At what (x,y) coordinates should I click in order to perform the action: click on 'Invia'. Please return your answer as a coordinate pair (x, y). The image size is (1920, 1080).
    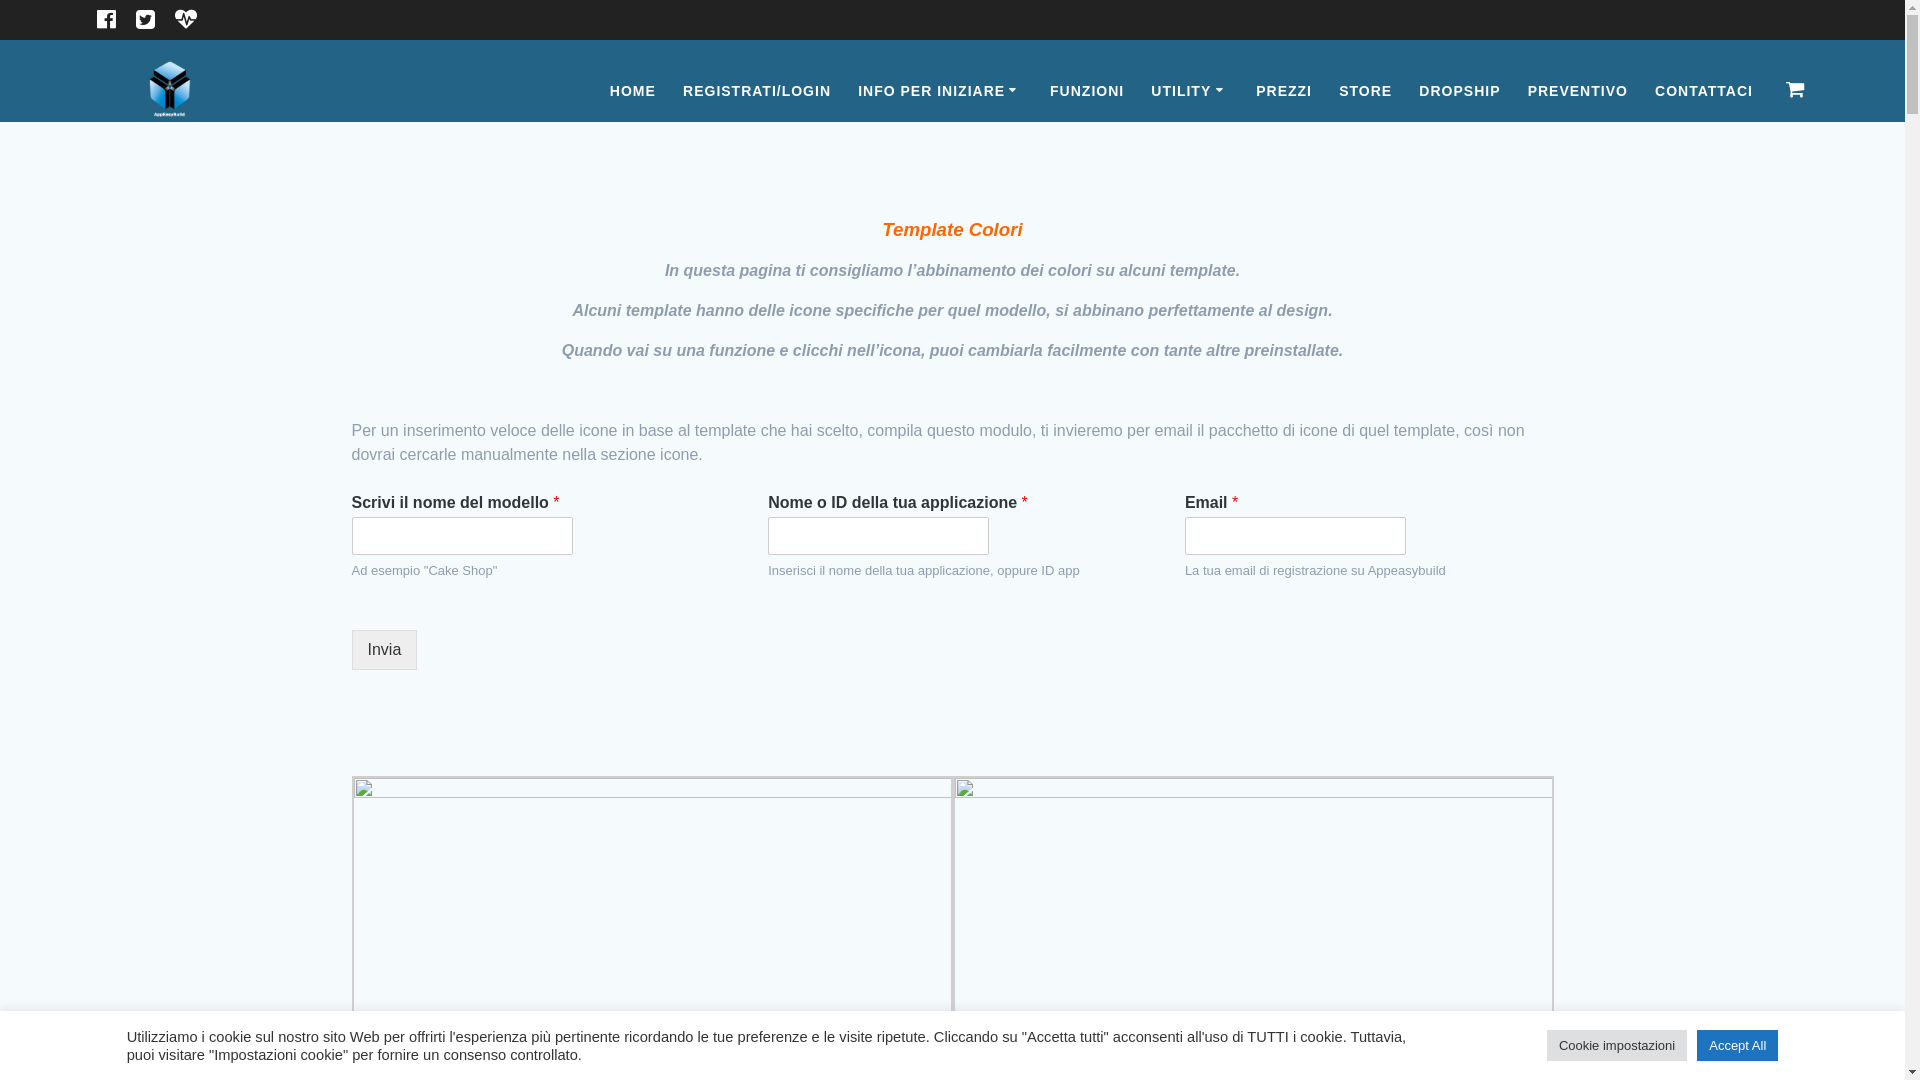
    Looking at the image, I should click on (384, 650).